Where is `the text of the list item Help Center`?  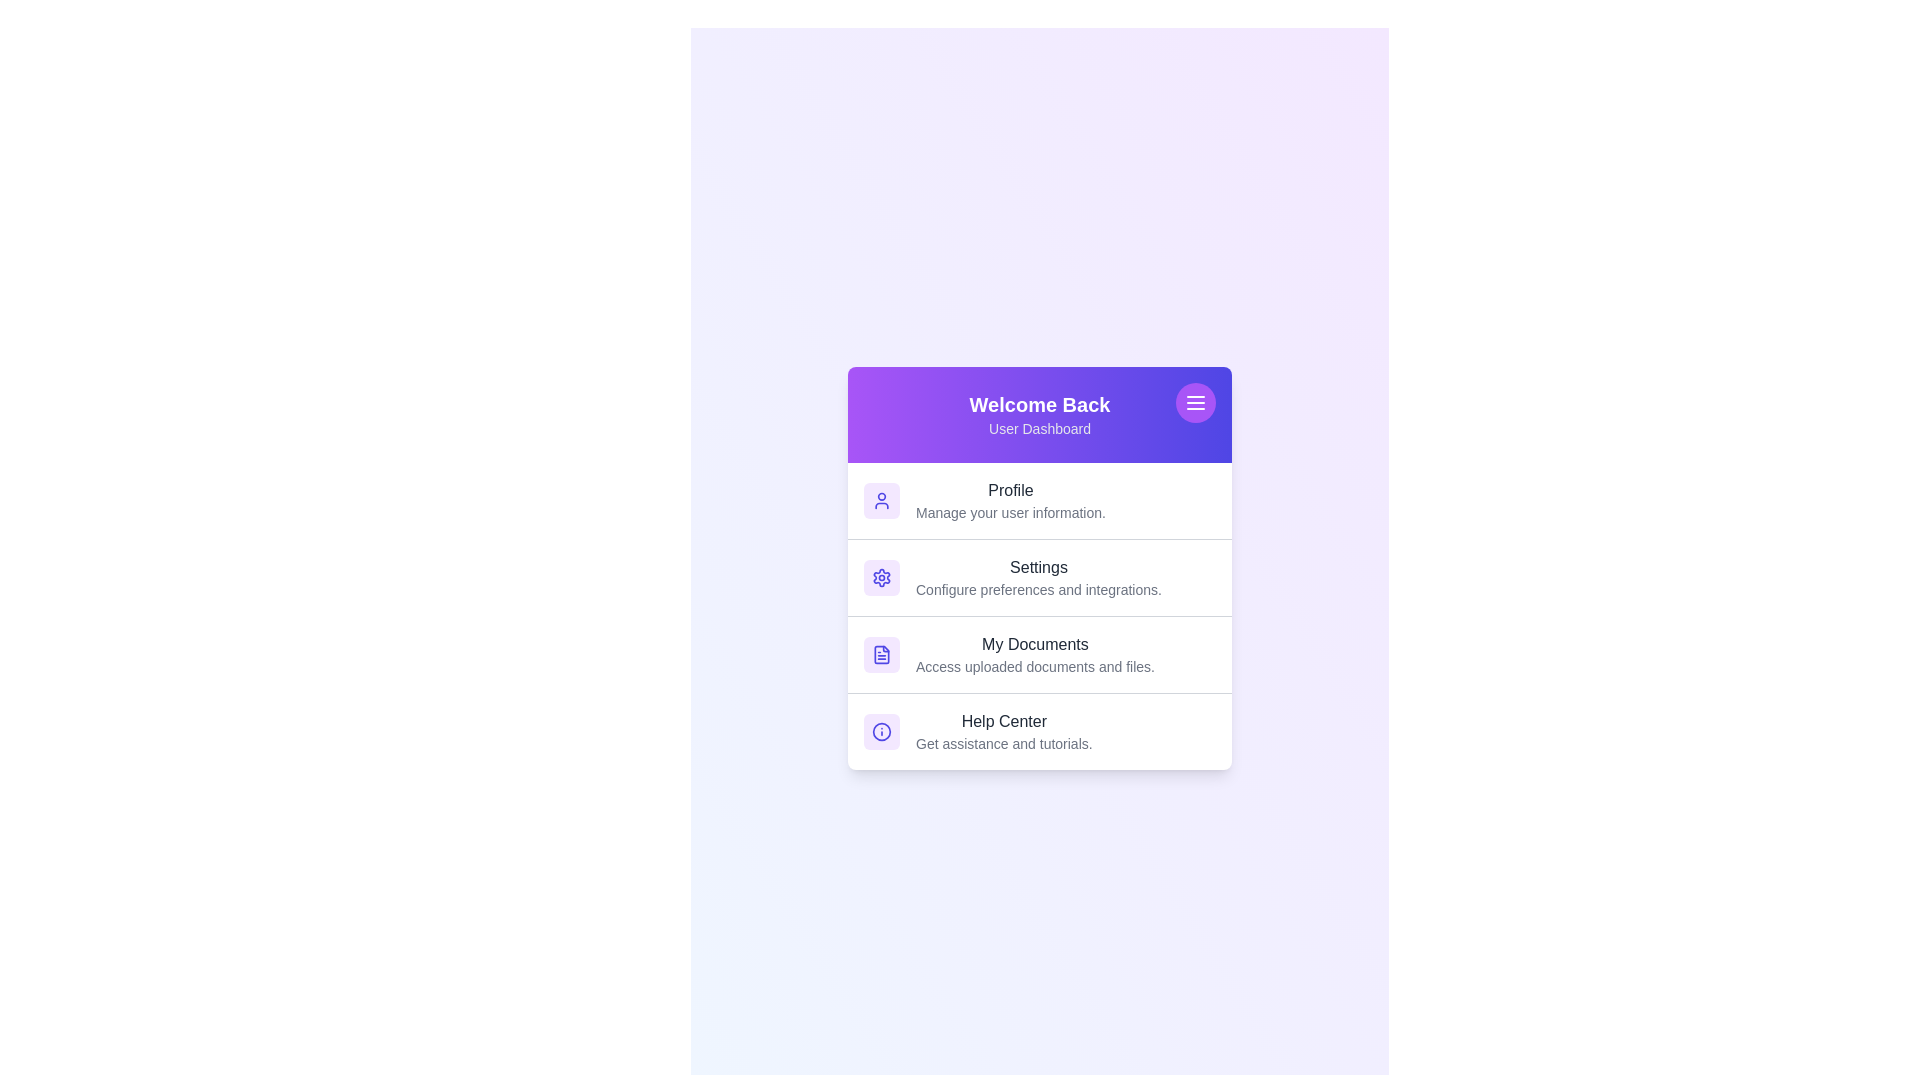 the text of the list item Help Center is located at coordinates (1040, 721).